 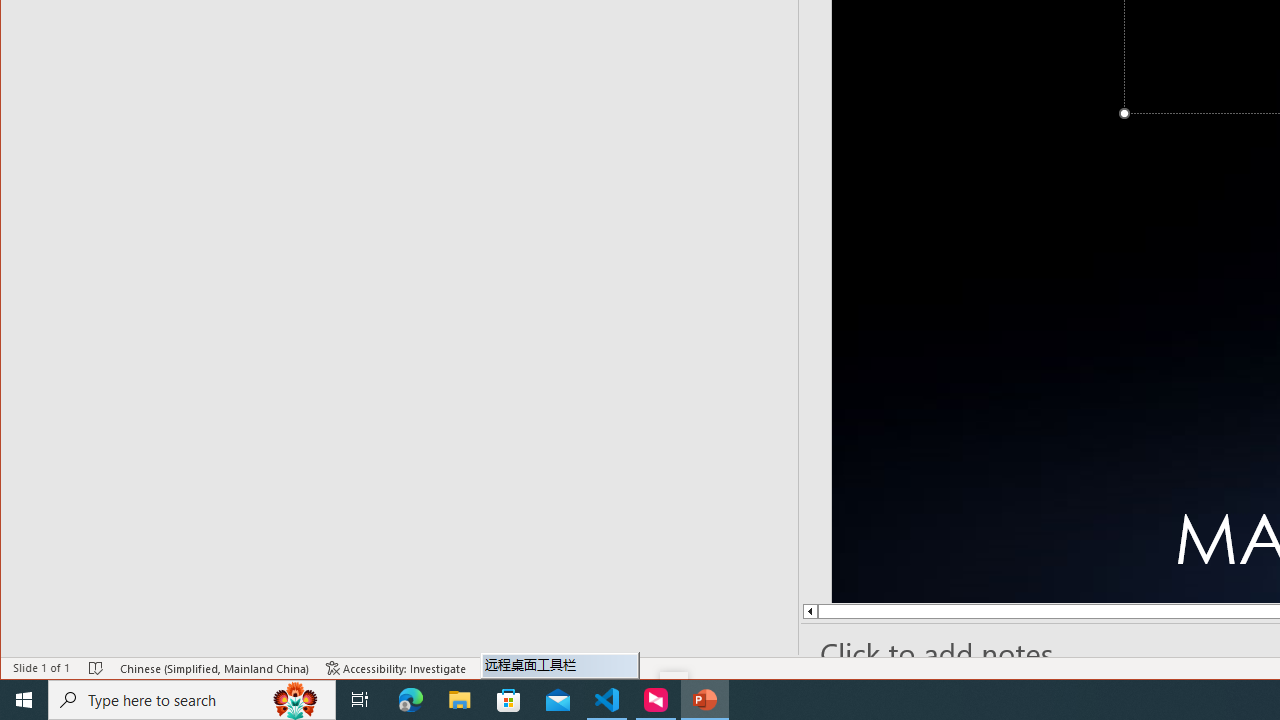 What do you see at coordinates (705, 698) in the screenshot?
I see `'PowerPoint - 1 running window'` at bounding box center [705, 698].